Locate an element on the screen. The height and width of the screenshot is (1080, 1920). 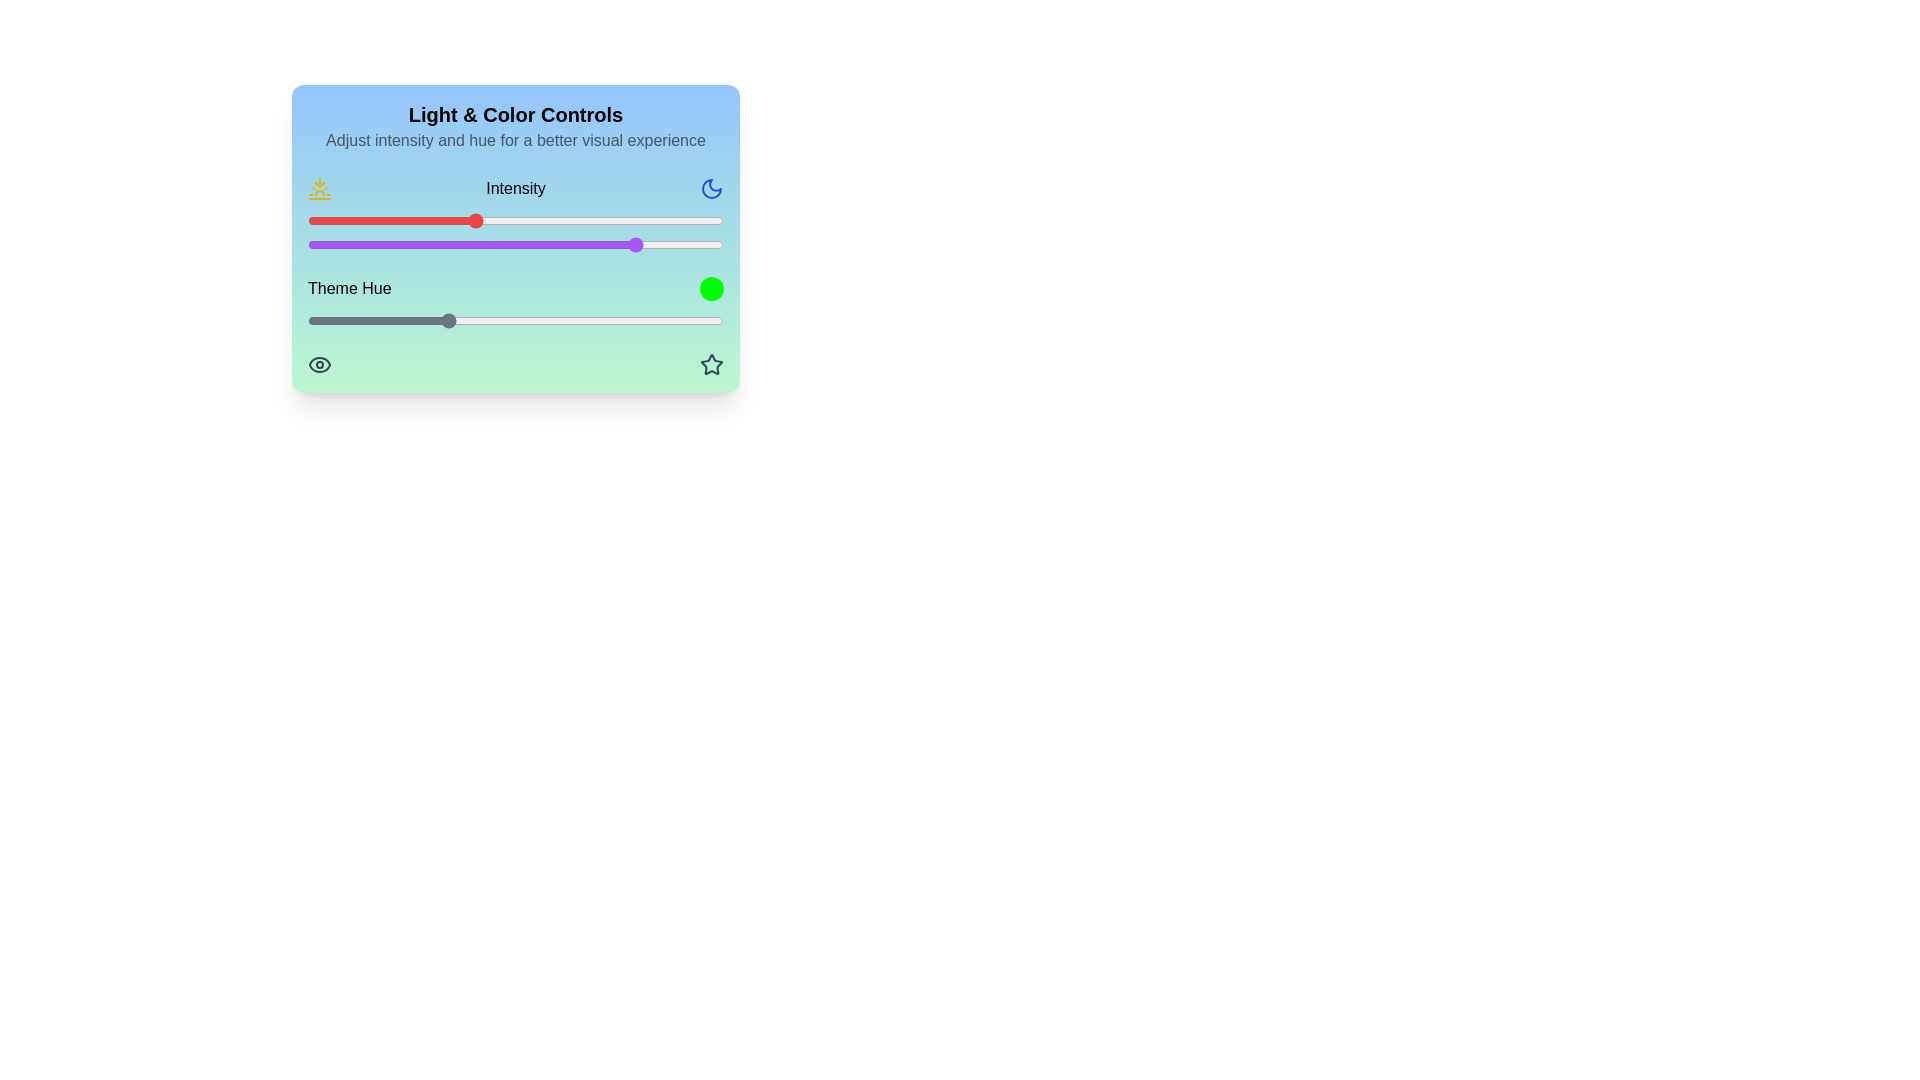
the crescent moon icon with a blue outline, located to the right of the 'Intensity' label is located at coordinates (711, 189).